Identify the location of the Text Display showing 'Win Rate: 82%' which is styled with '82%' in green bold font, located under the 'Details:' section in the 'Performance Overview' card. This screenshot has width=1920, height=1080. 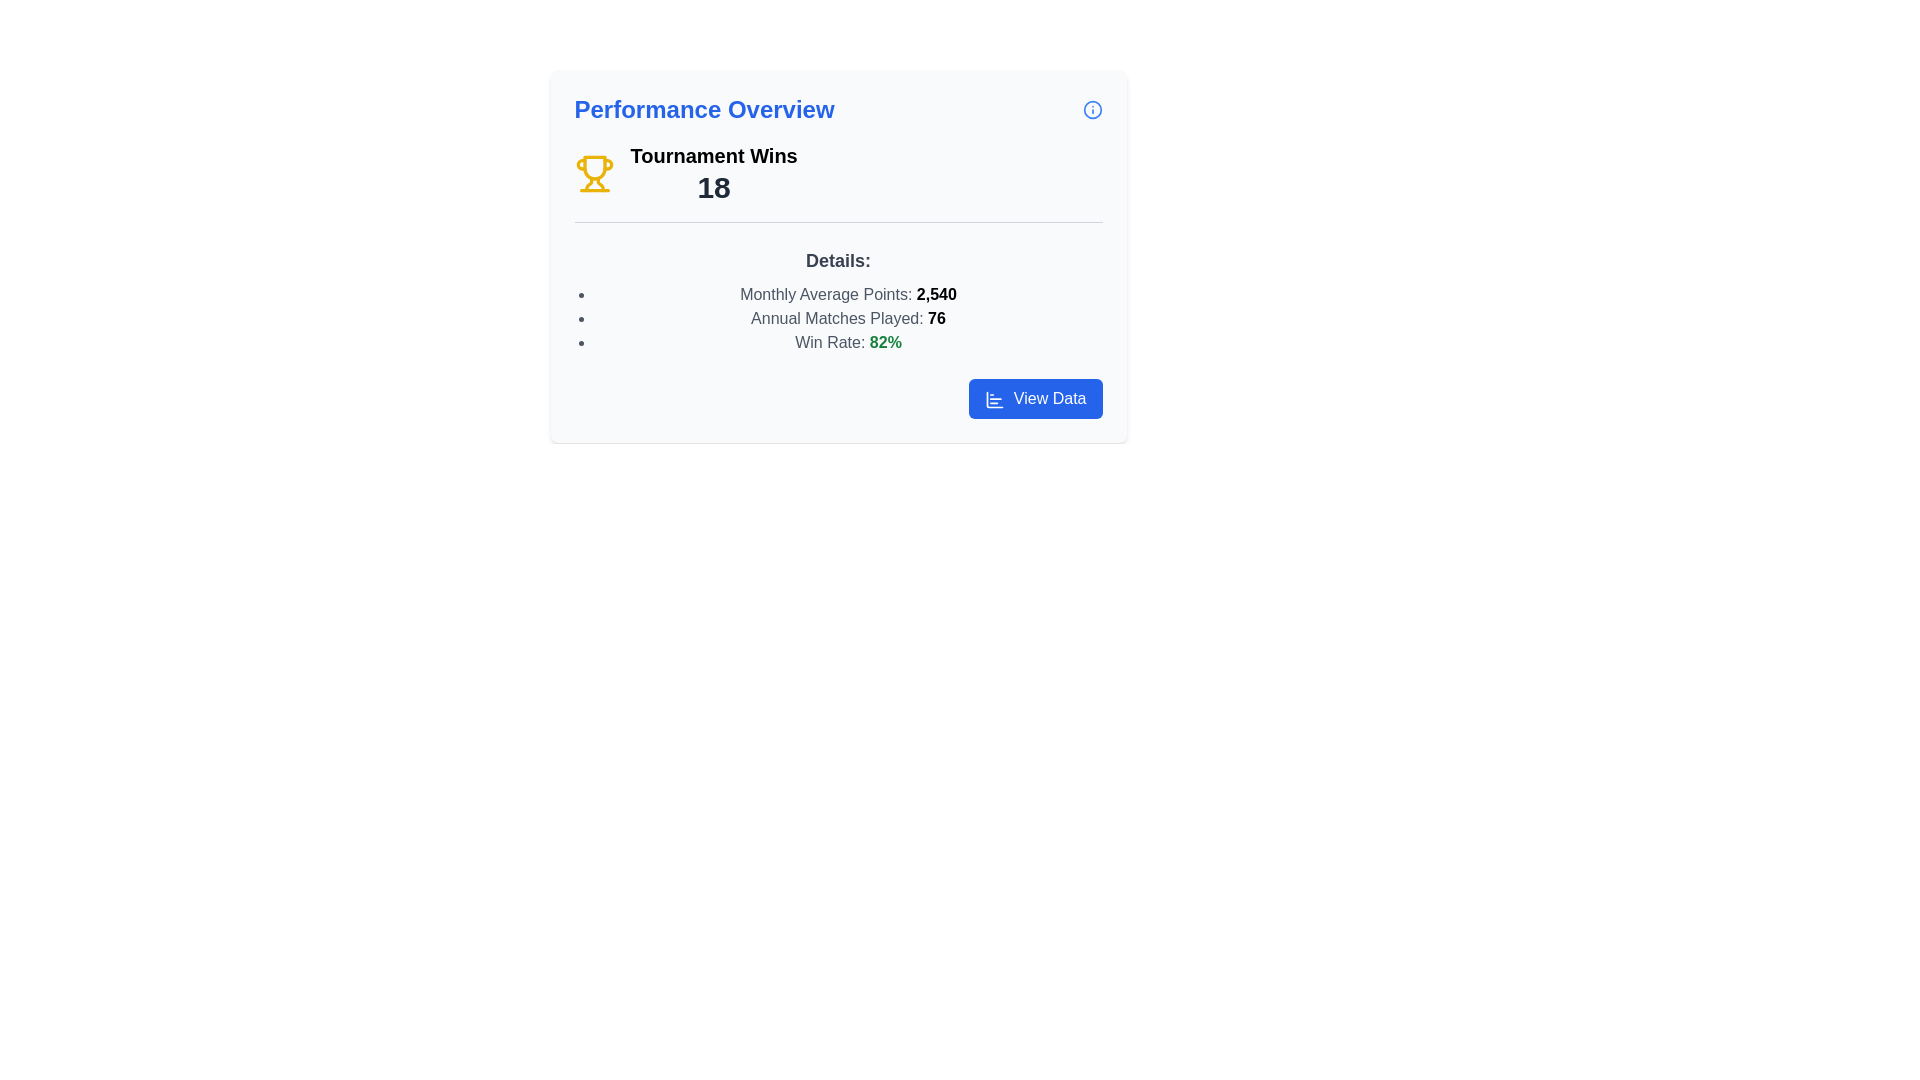
(848, 342).